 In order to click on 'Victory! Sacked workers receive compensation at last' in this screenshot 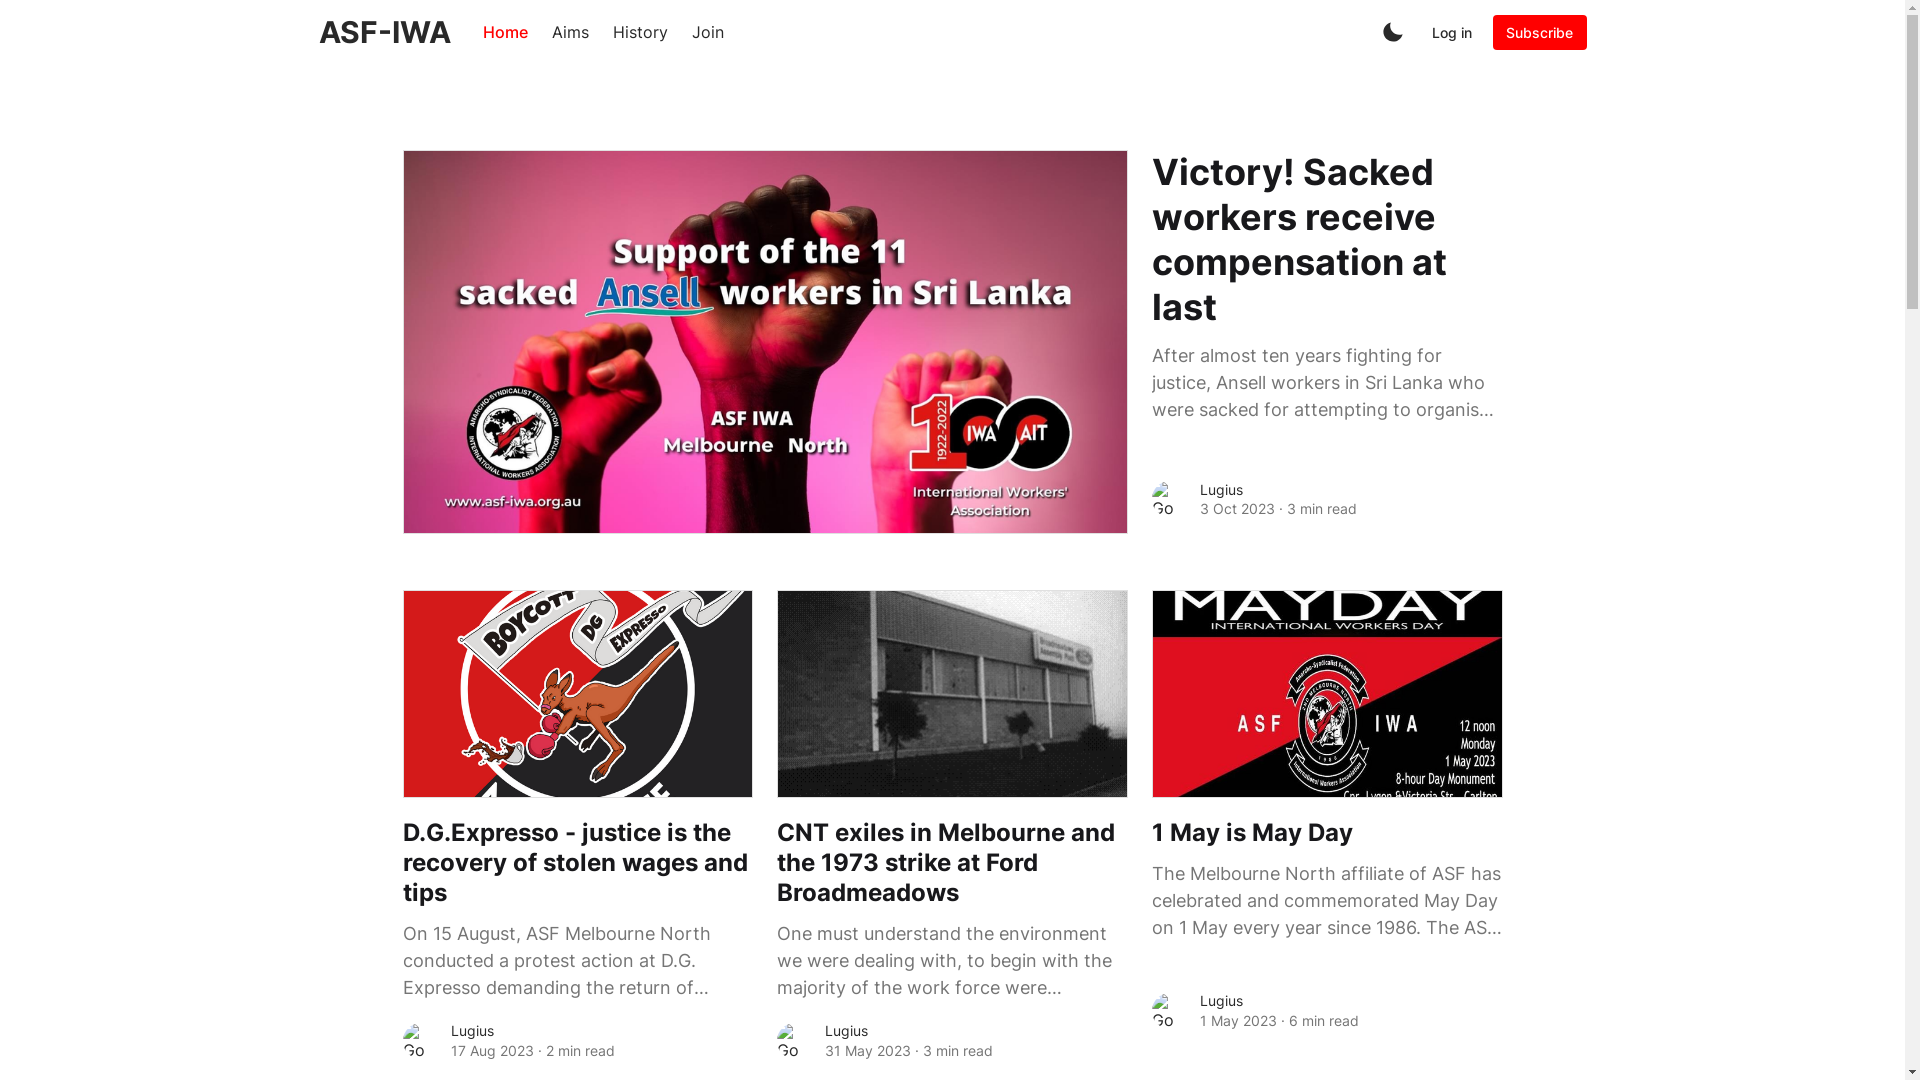, I will do `click(1327, 238)`.